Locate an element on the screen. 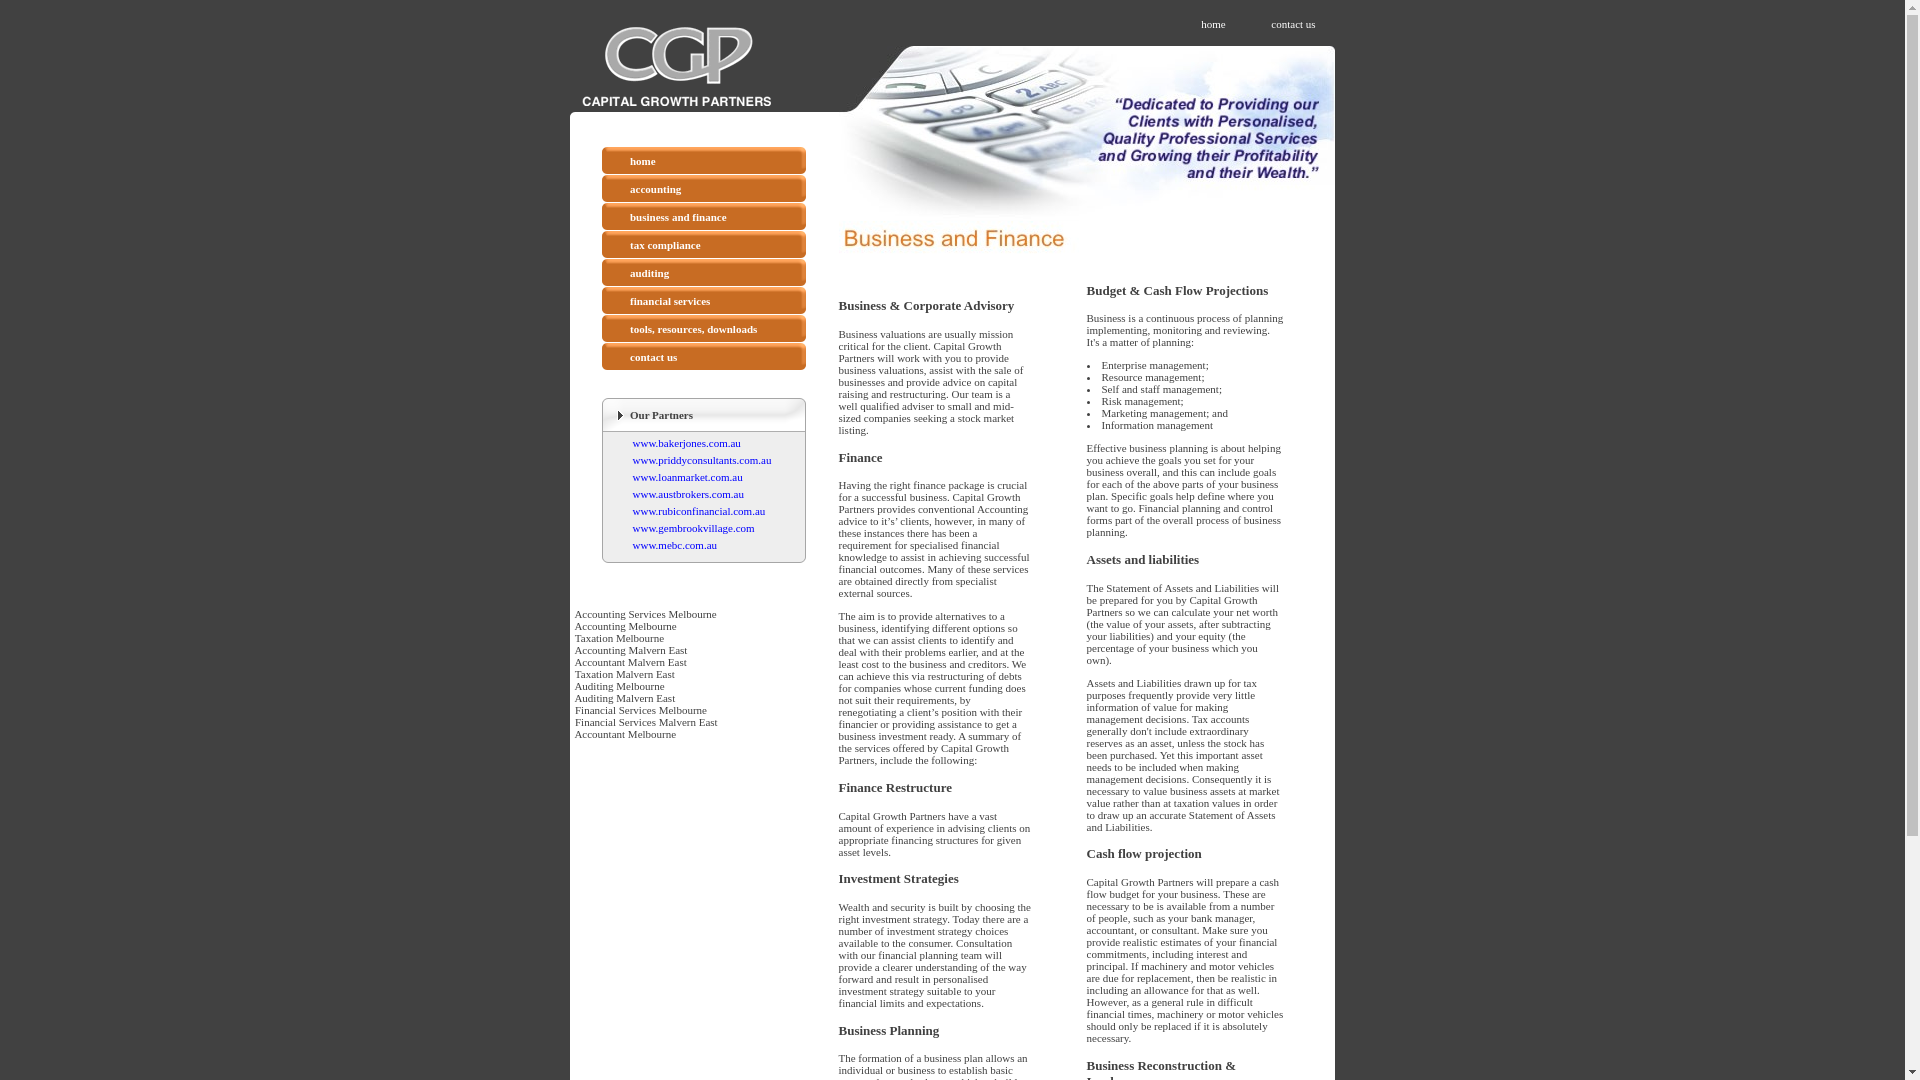 This screenshot has width=1920, height=1080. 'auditing' is located at coordinates (649, 273).